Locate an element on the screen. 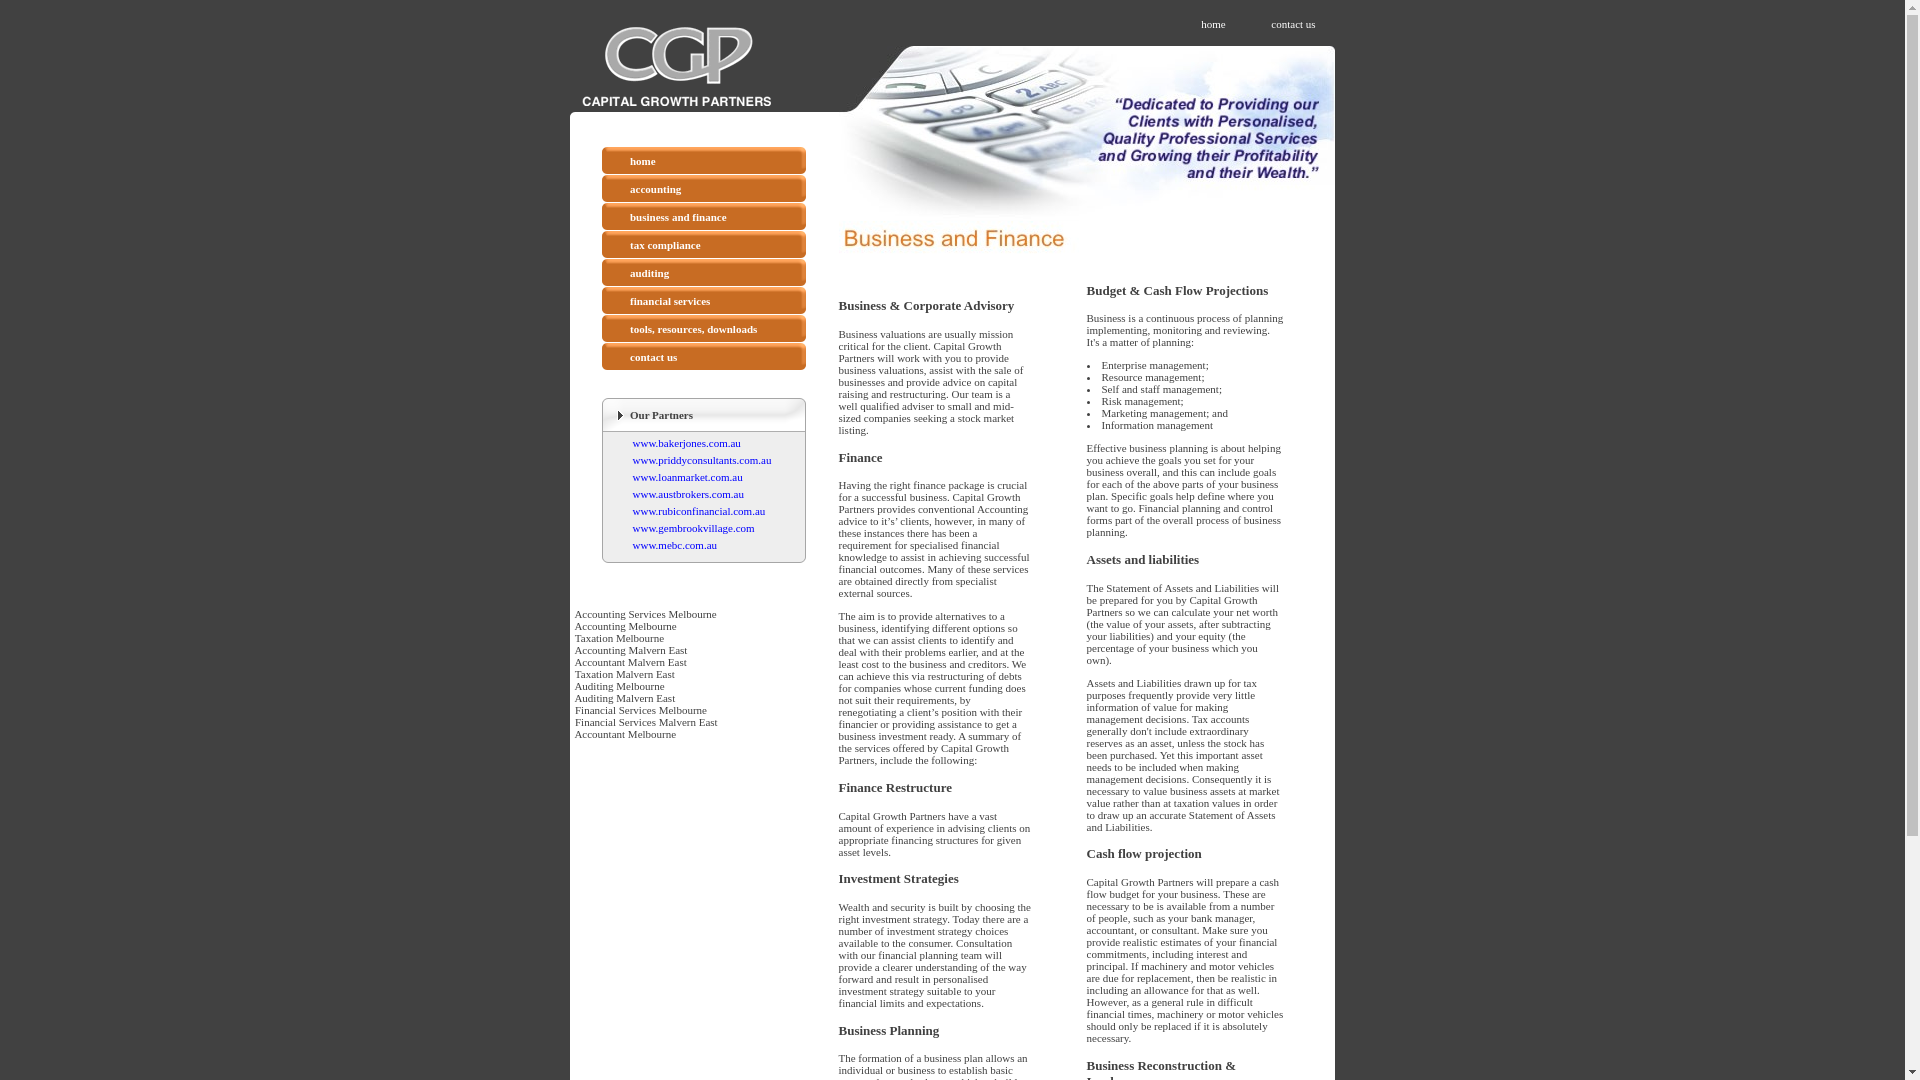 This screenshot has width=1920, height=1080. 'auditing' is located at coordinates (649, 273).